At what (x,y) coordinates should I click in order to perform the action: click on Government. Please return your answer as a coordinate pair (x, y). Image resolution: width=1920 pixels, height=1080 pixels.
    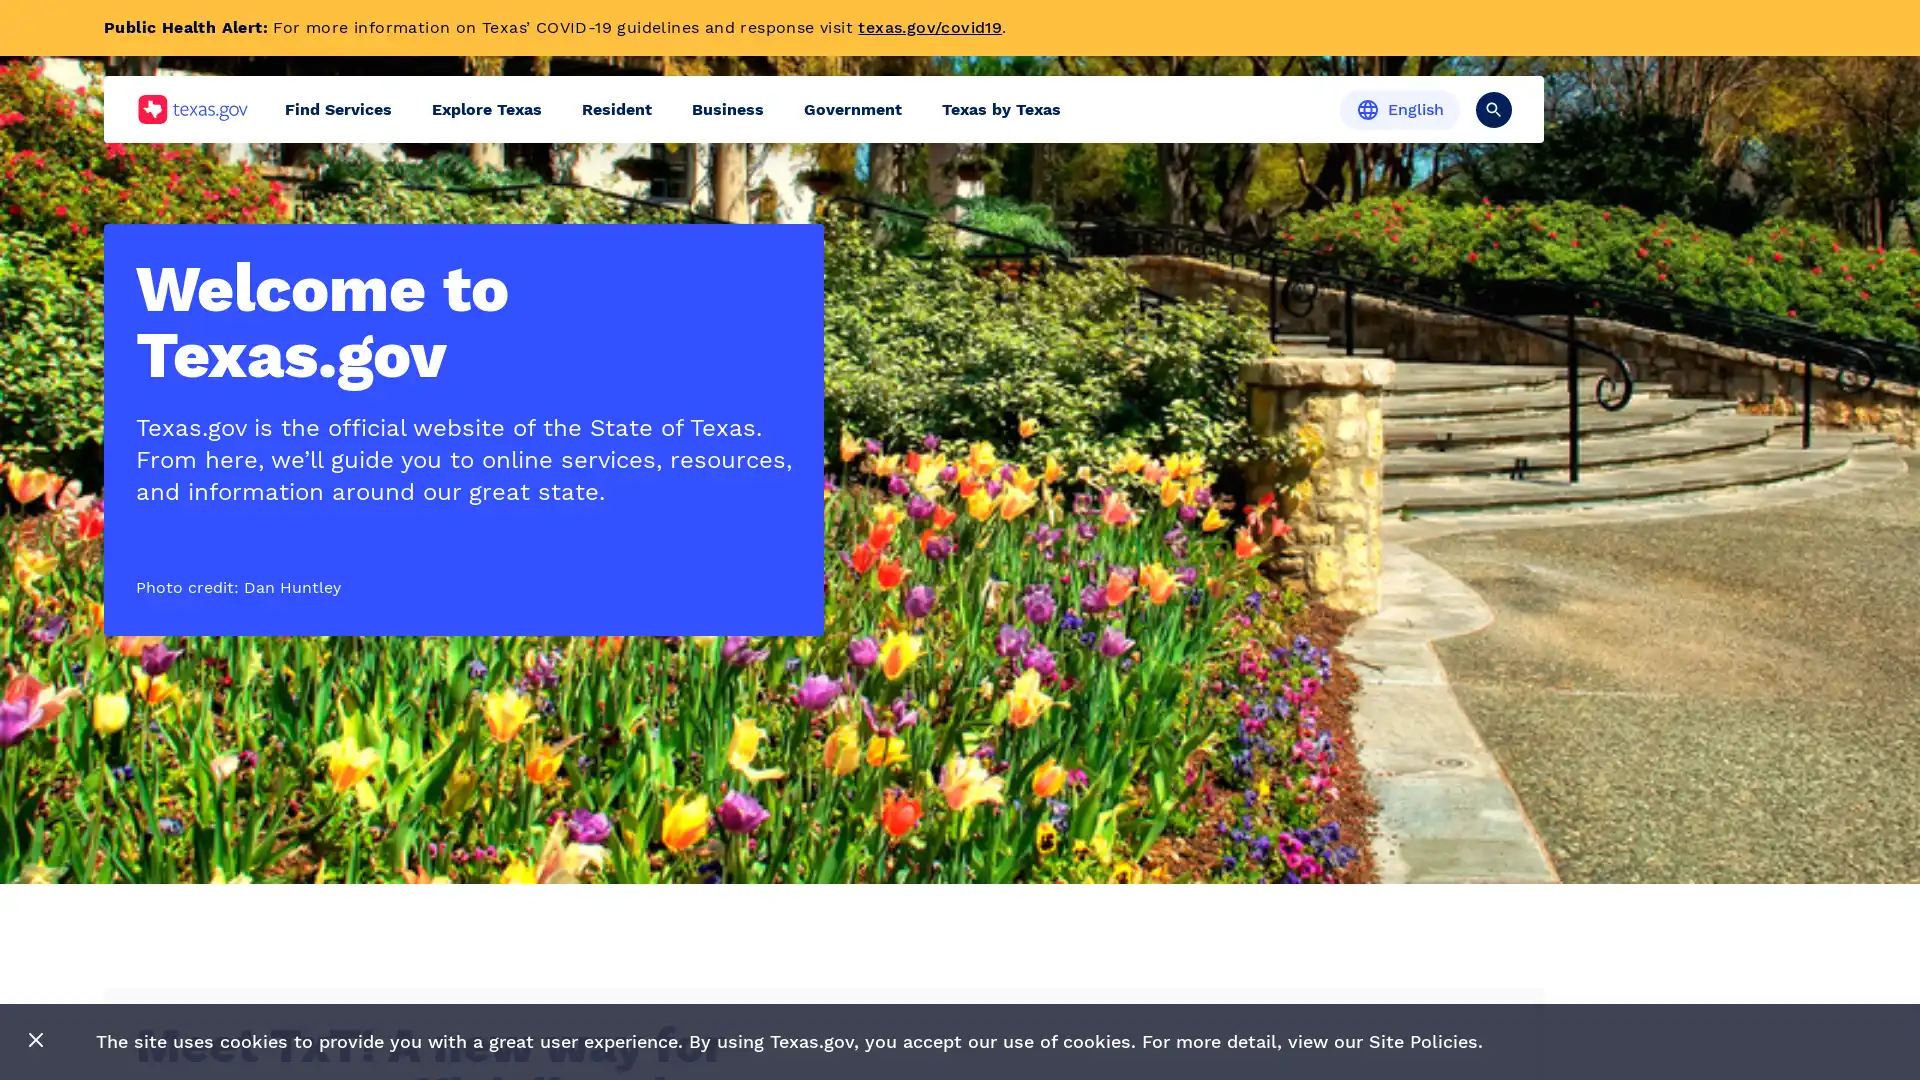
    Looking at the image, I should click on (853, 109).